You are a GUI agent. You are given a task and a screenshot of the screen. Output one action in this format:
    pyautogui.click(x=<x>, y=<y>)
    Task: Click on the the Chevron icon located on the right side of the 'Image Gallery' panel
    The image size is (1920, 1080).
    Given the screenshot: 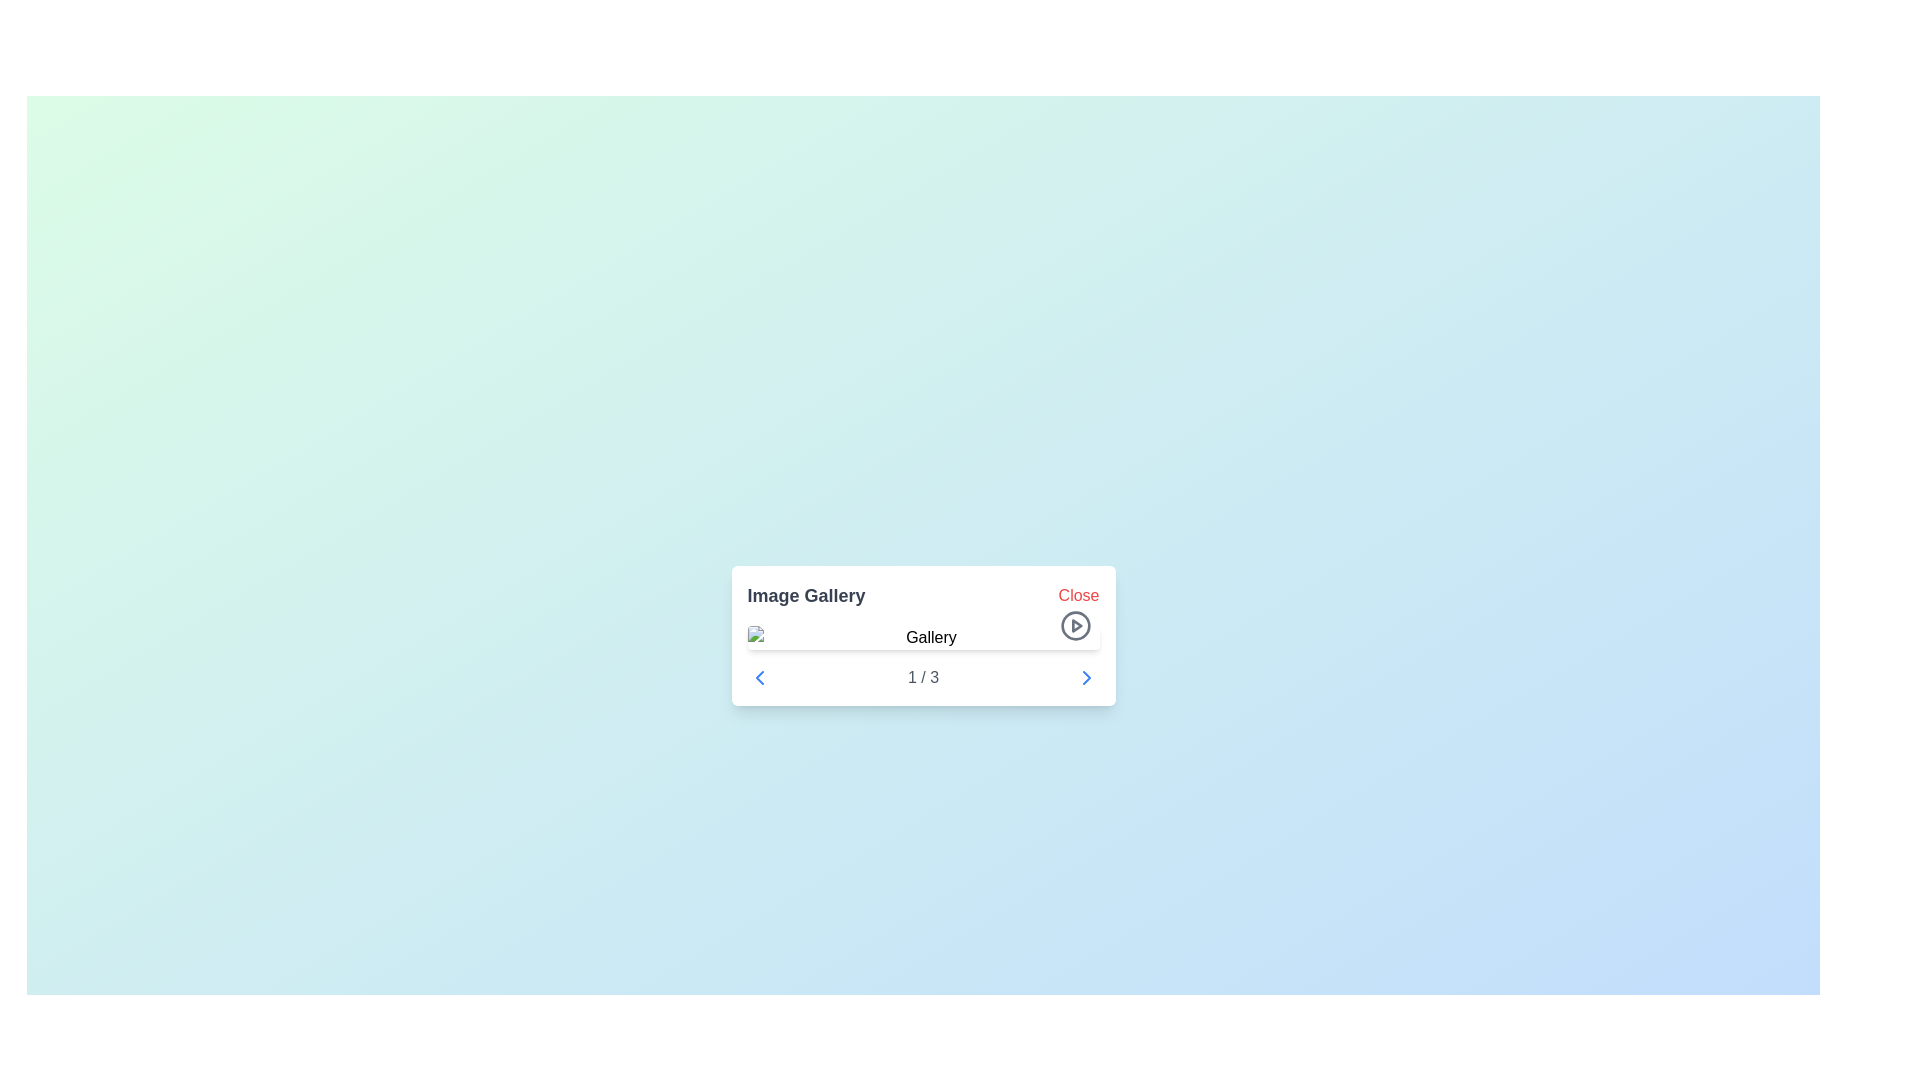 What is the action you would take?
    pyautogui.click(x=1085, y=677)
    